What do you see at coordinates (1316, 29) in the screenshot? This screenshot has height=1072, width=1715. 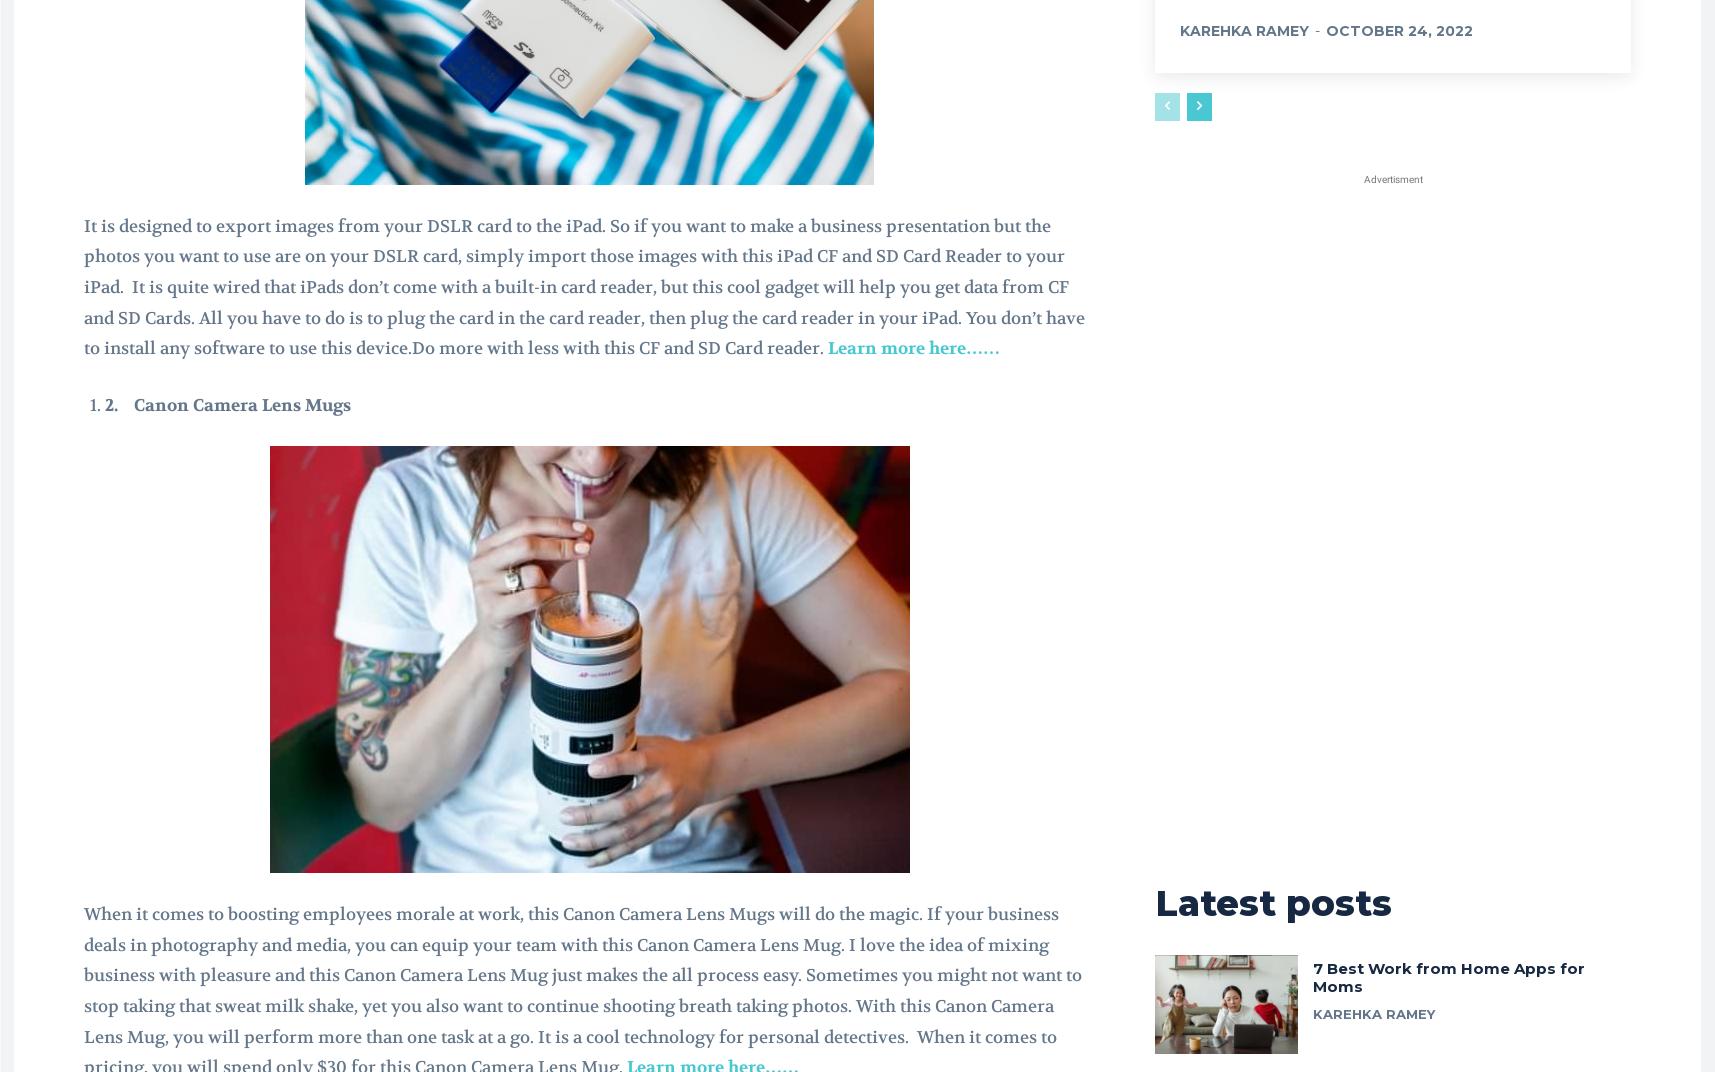 I see `'-'` at bounding box center [1316, 29].